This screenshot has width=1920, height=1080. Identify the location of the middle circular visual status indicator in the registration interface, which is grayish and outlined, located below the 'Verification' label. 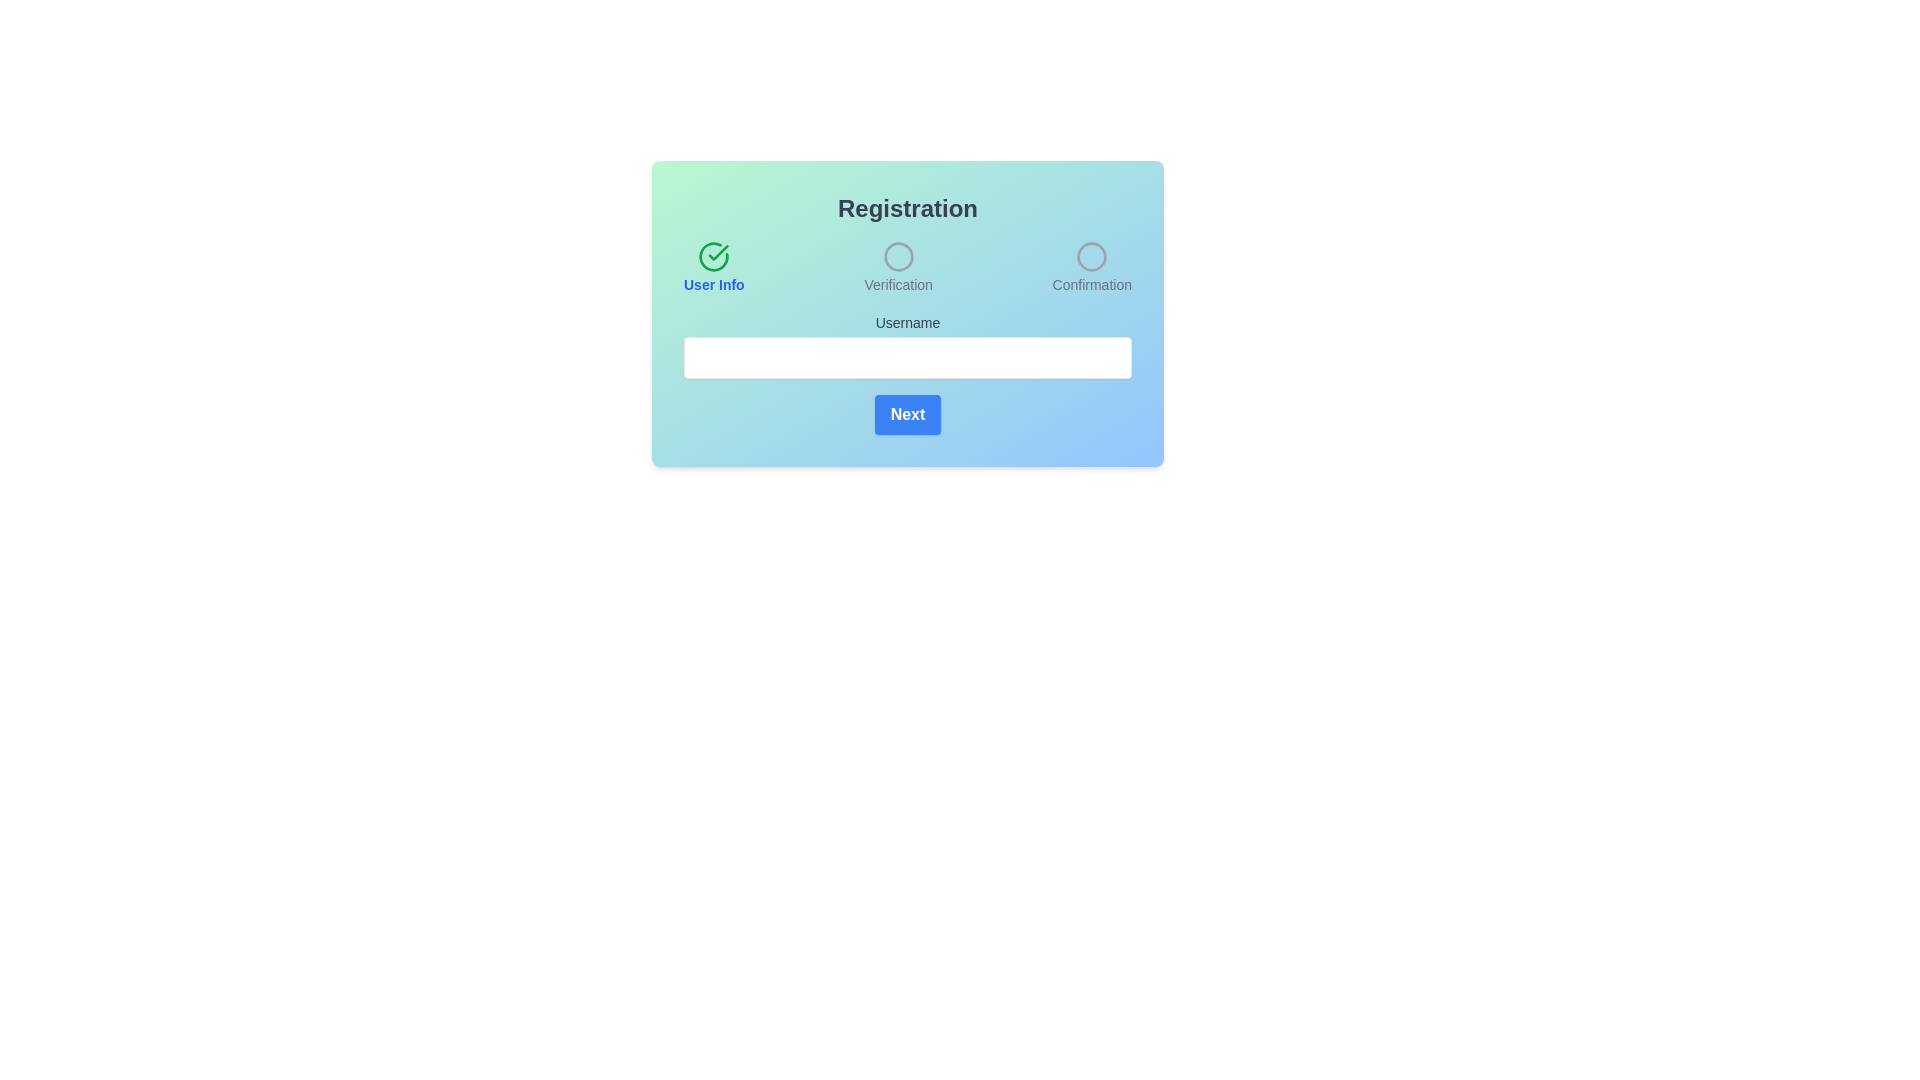
(897, 256).